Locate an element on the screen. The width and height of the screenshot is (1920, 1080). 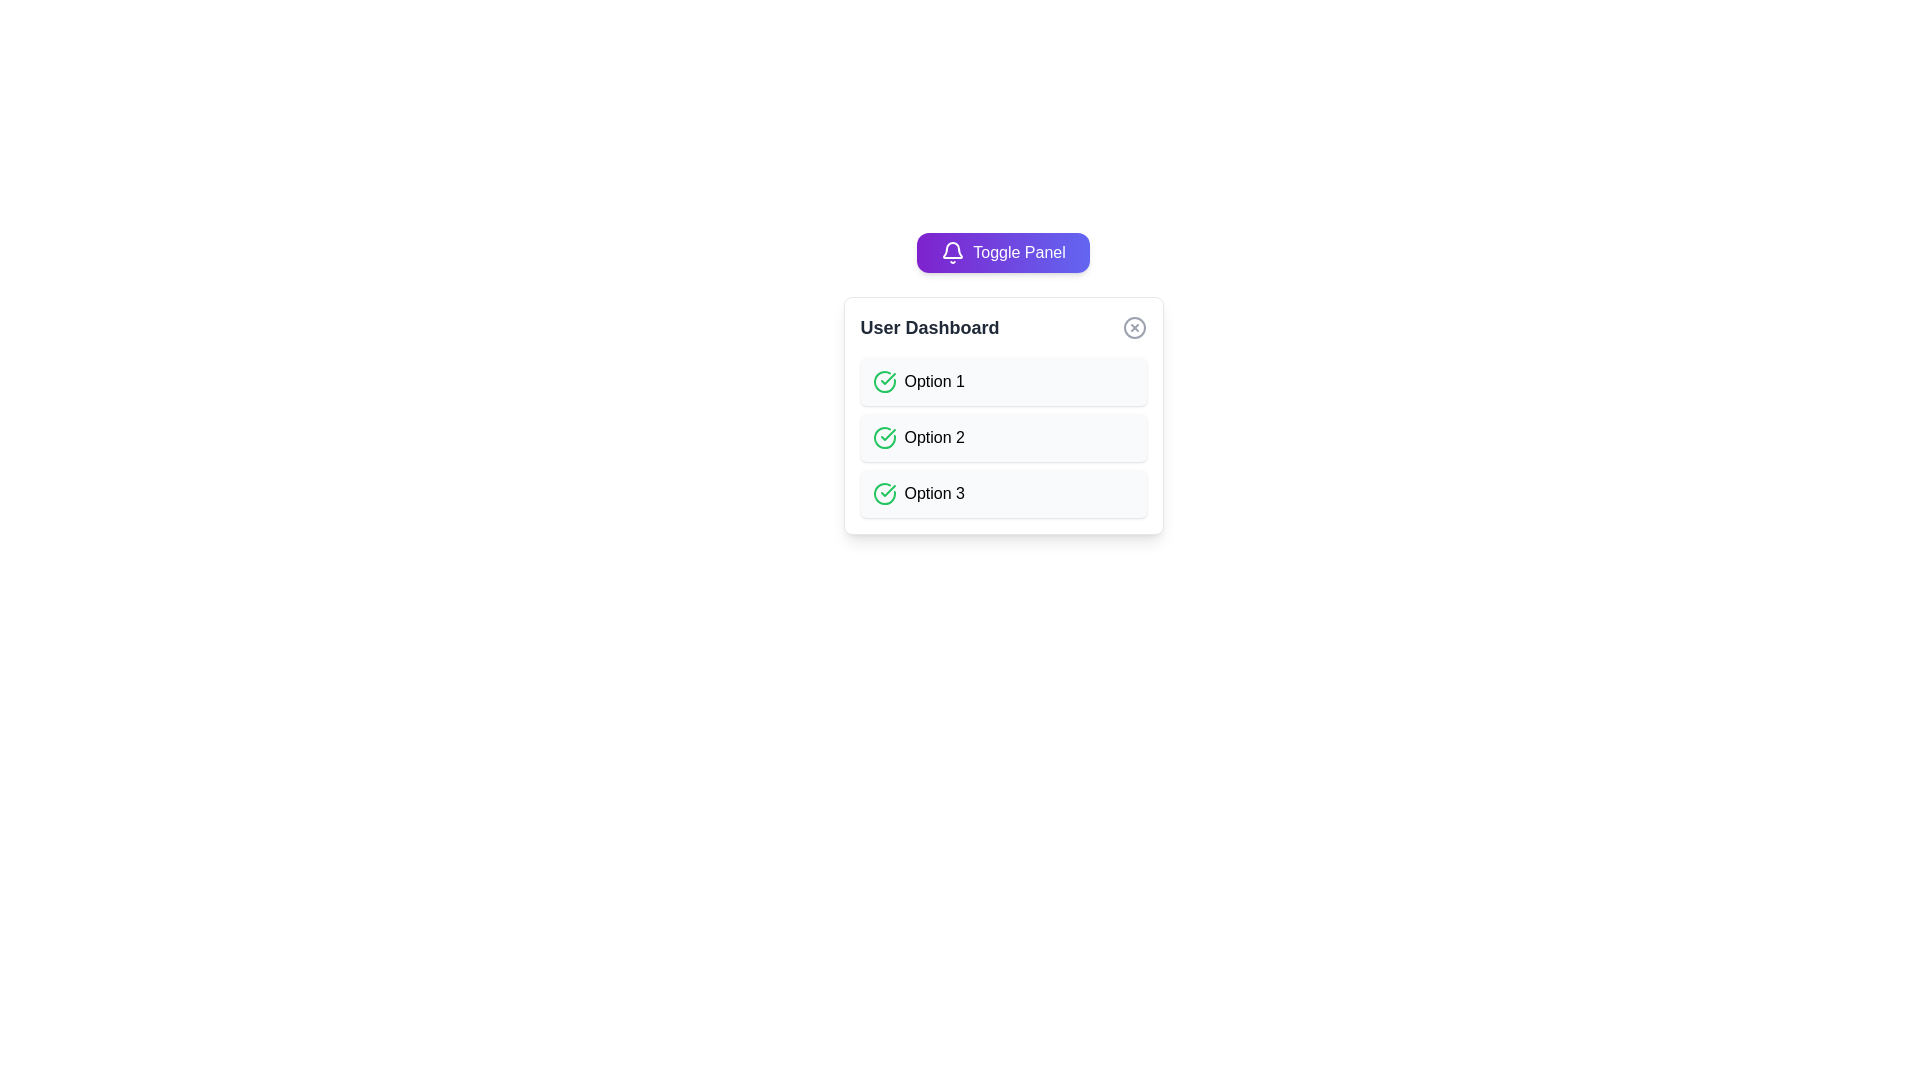
the visual state of the first icon under 'Option 1', which indicates completion or selection is located at coordinates (883, 381).